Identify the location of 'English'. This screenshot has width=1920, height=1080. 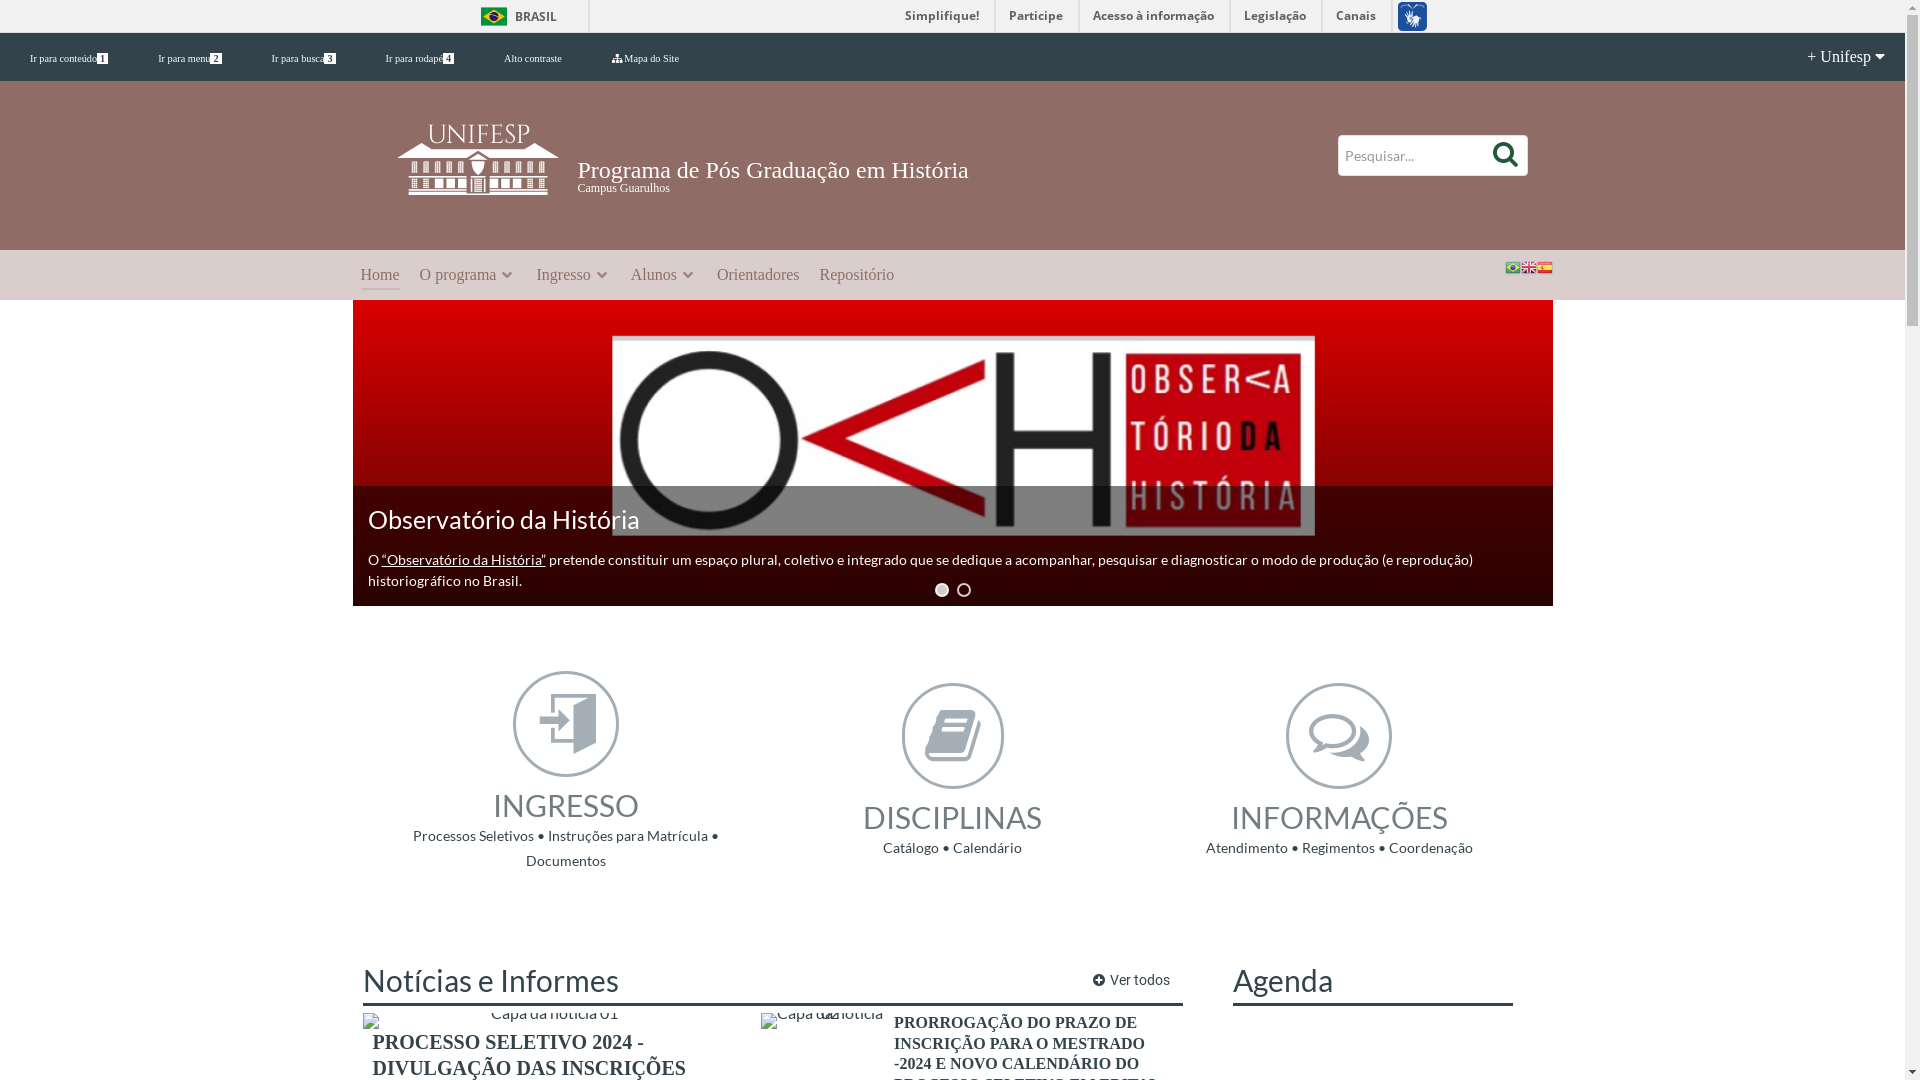
(1520, 264).